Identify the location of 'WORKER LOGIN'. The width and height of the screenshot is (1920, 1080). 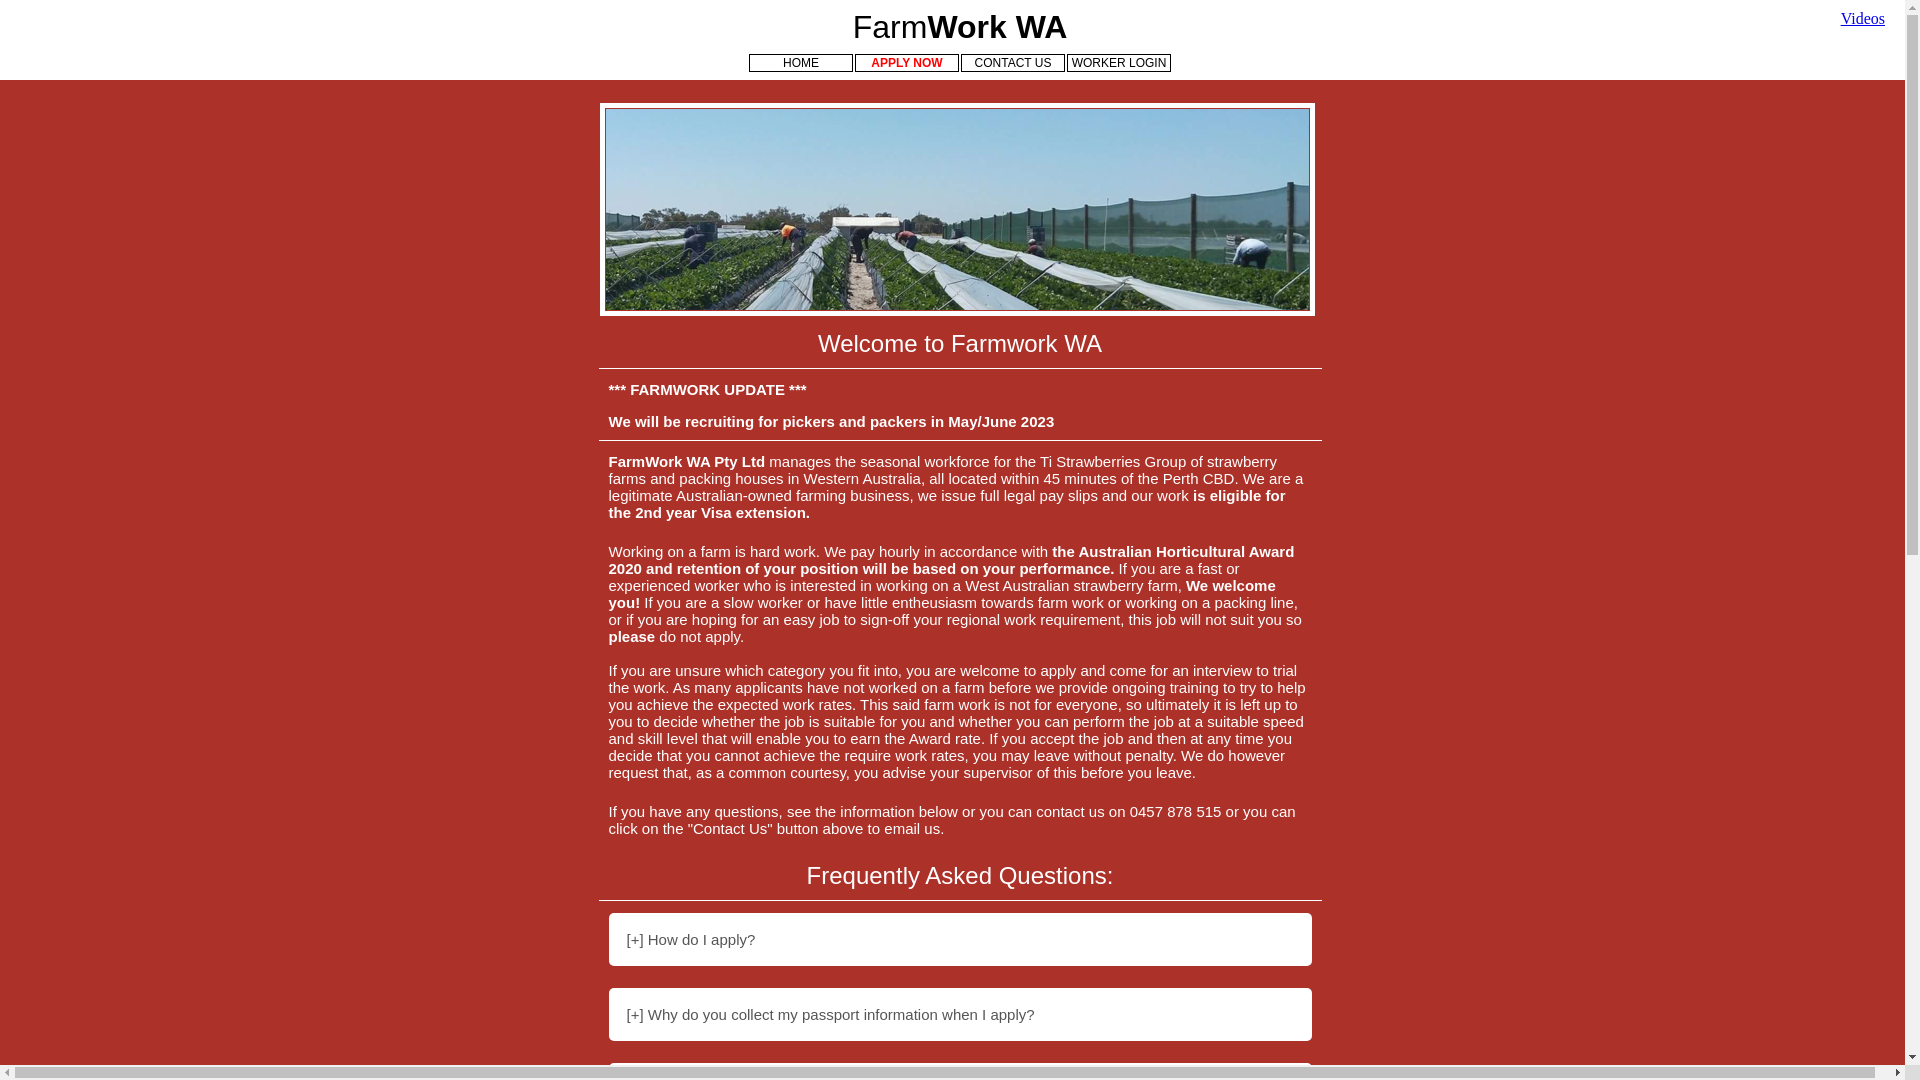
(1117, 61).